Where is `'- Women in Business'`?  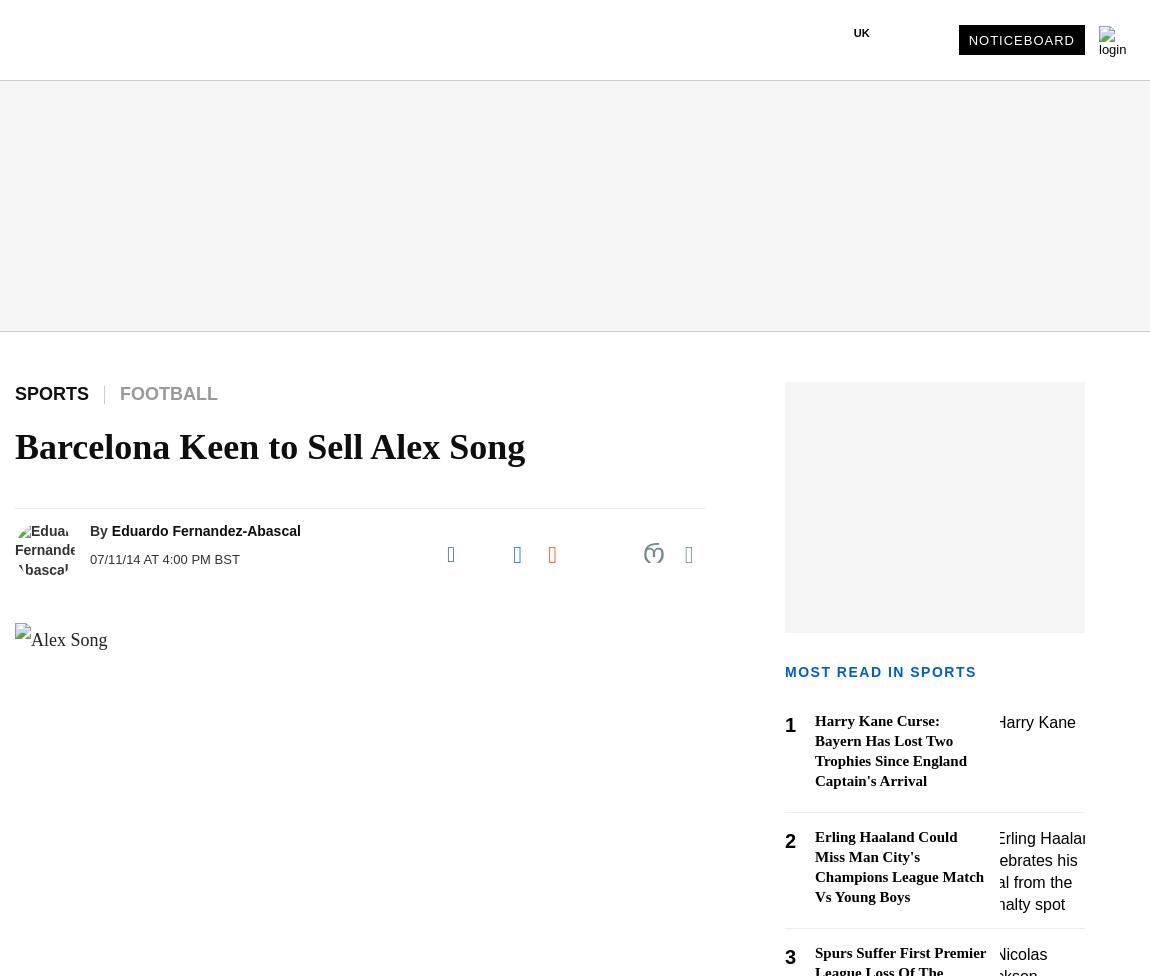 '- Women in Business' is located at coordinates (23, 597).